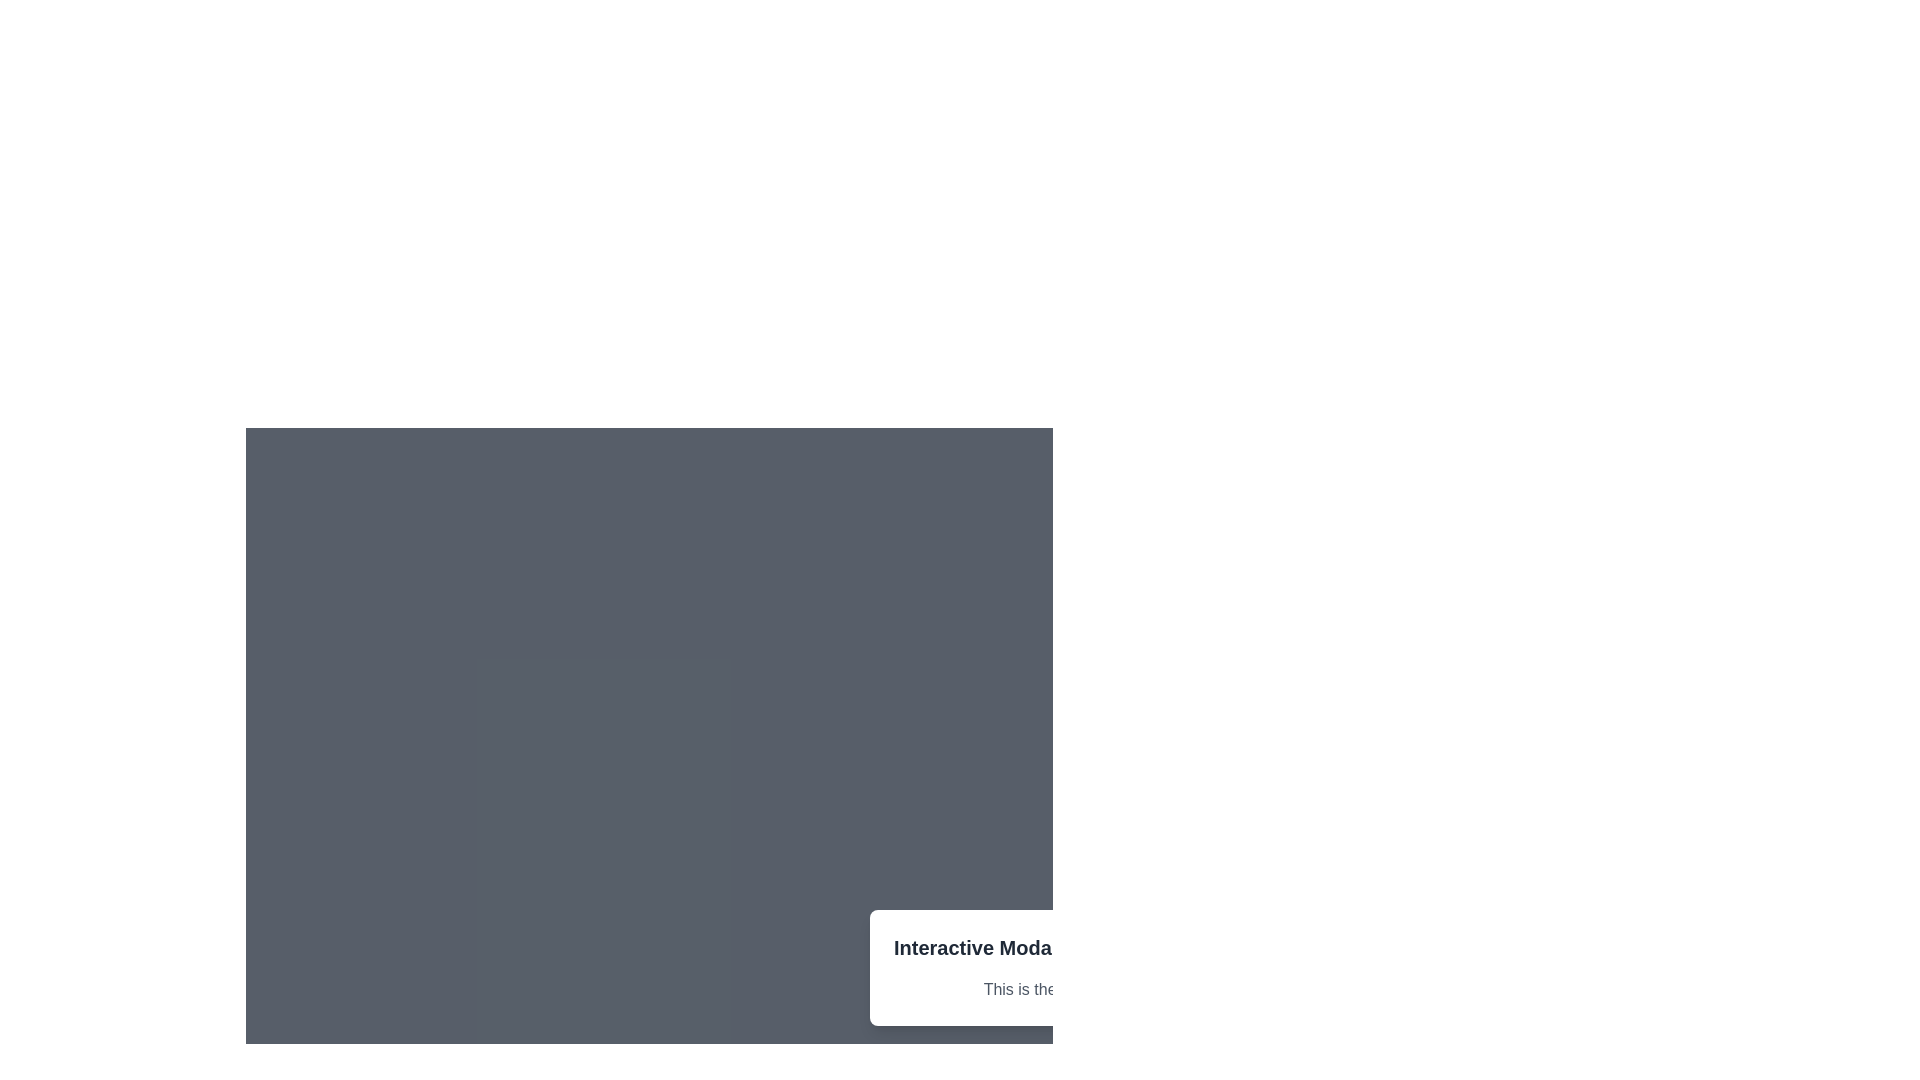 The width and height of the screenshot is (1920, 1080). I want to click on the Heading text element that serves as the title for the modal interface, providing users with an understanding of the modal's purpose, so click(975, 947).